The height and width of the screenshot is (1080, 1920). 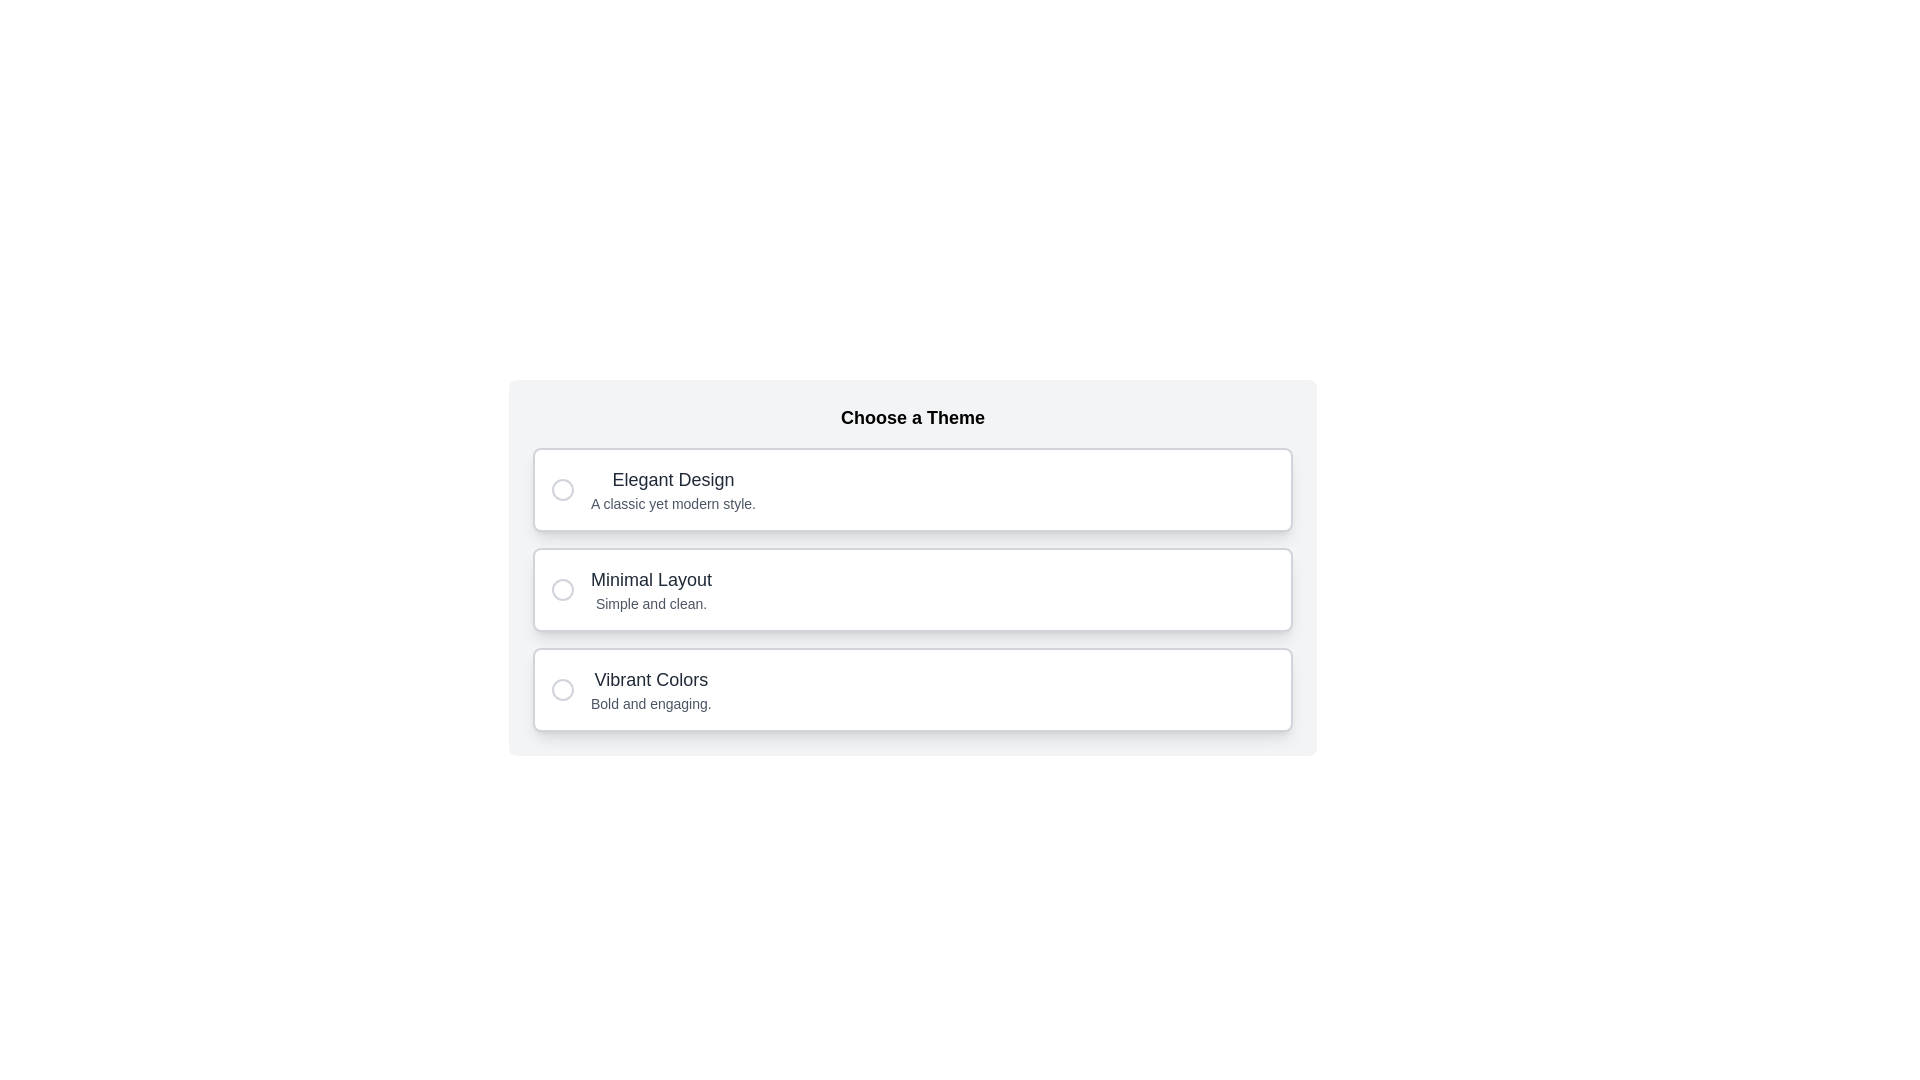 I want to click on the selectable option for the theme titled 'Vibrant Colors', so click(x=911, y=689).